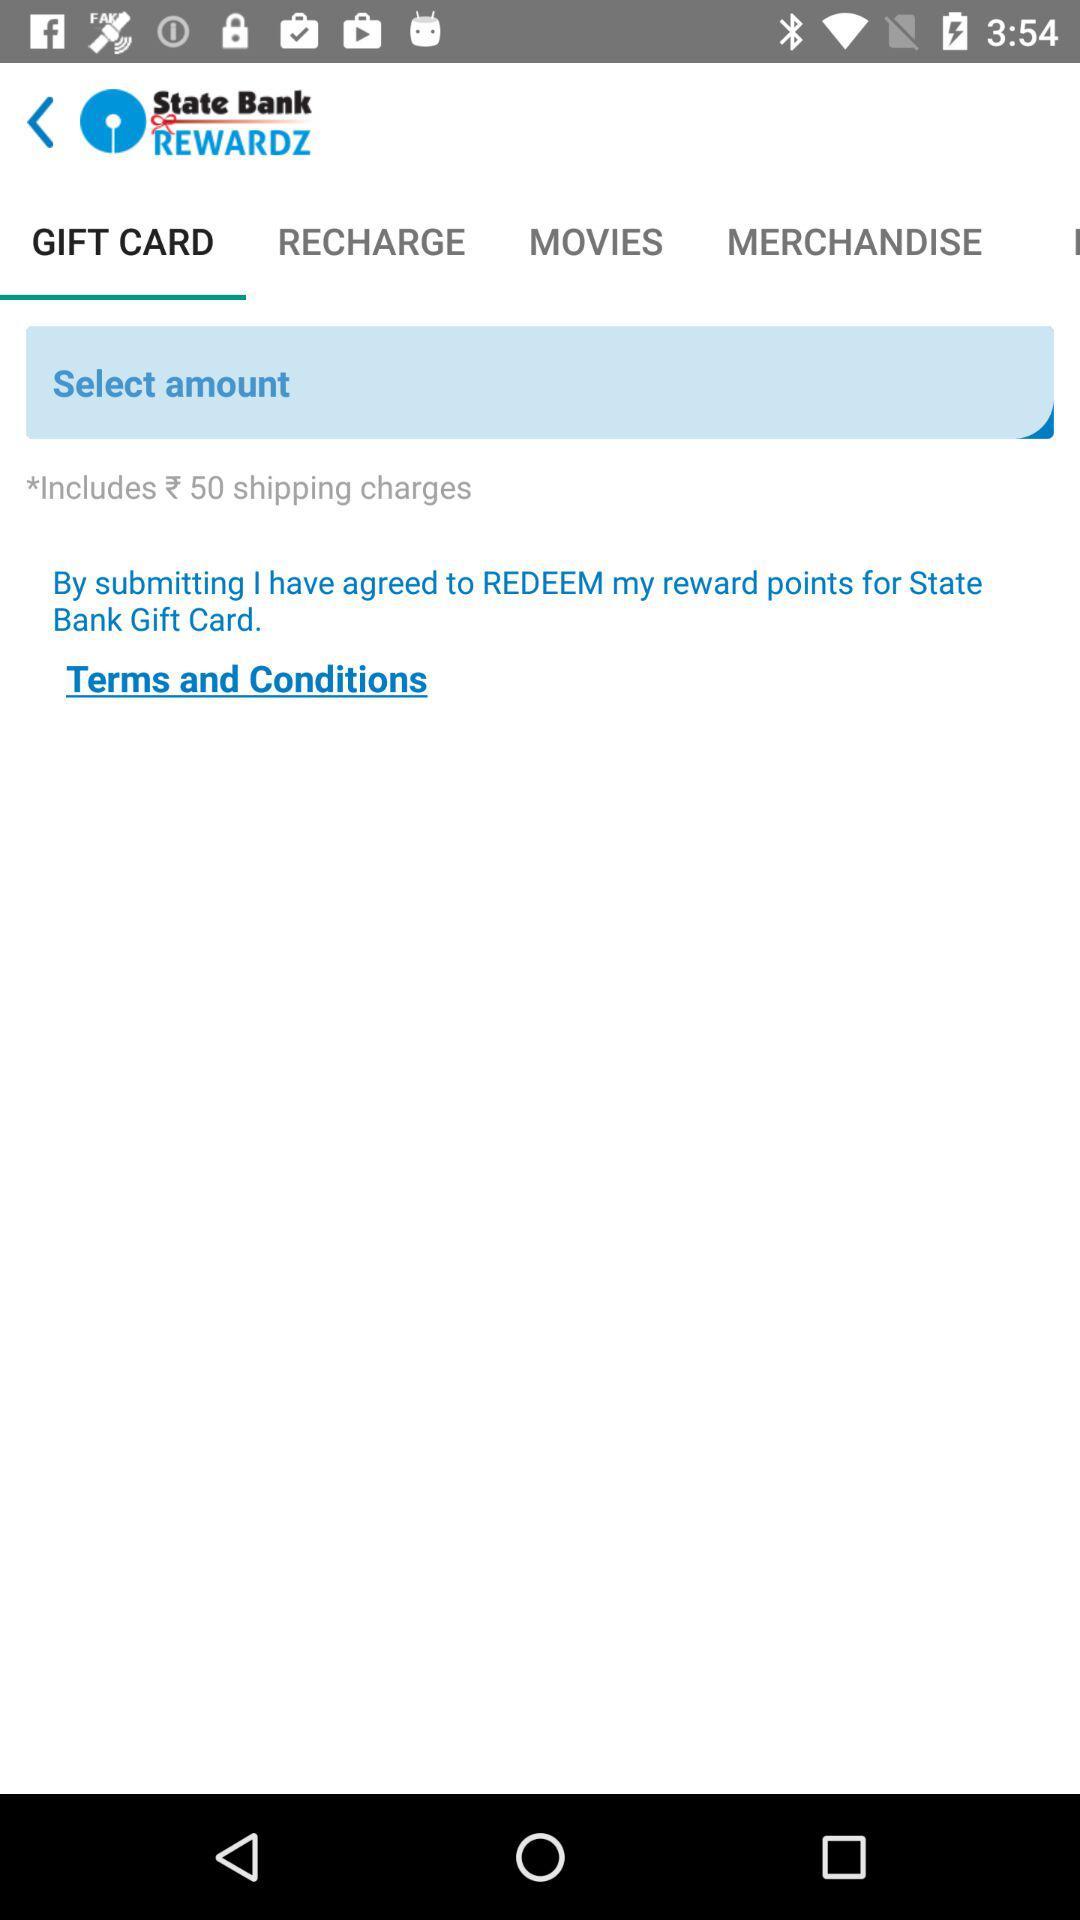  I want to click on main page, so click(196, 121).